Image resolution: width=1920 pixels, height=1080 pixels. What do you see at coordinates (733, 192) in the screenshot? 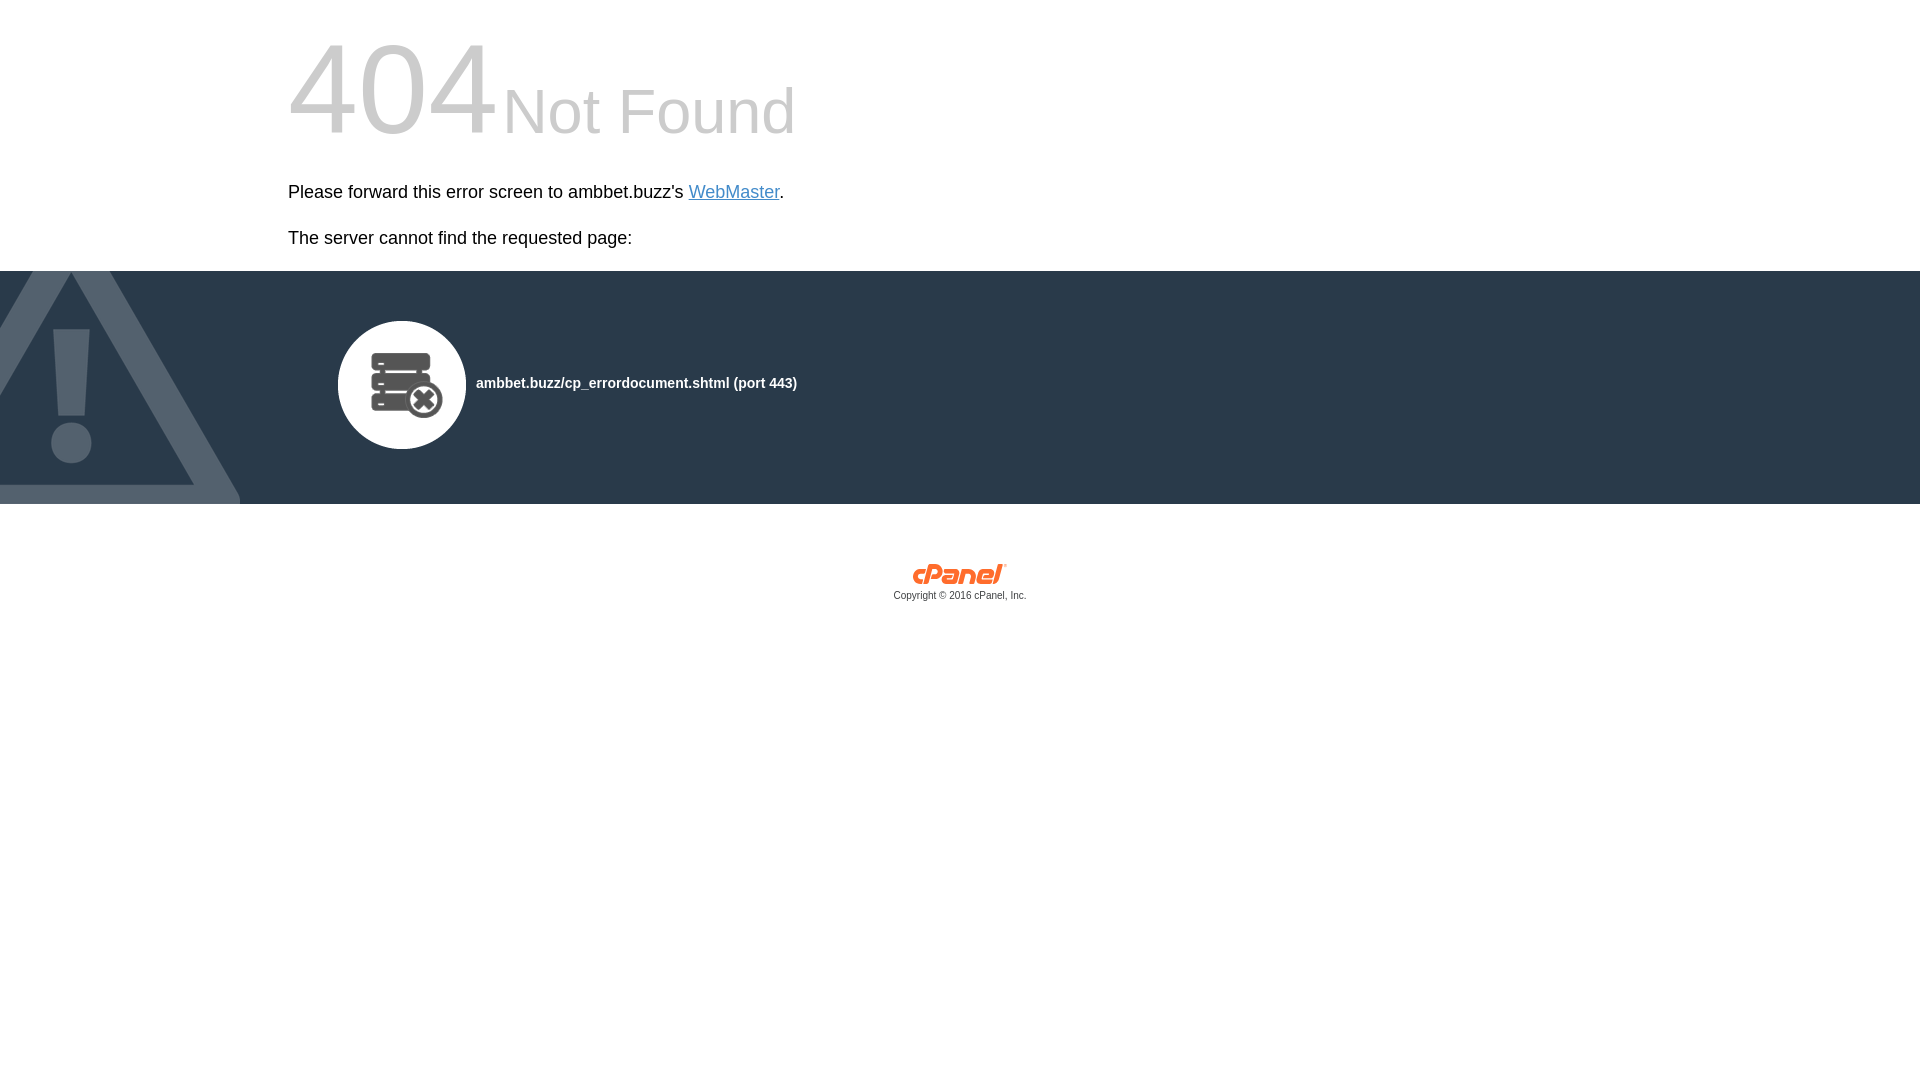
I see `'WebMaster'` at bounding box center [733, 192].